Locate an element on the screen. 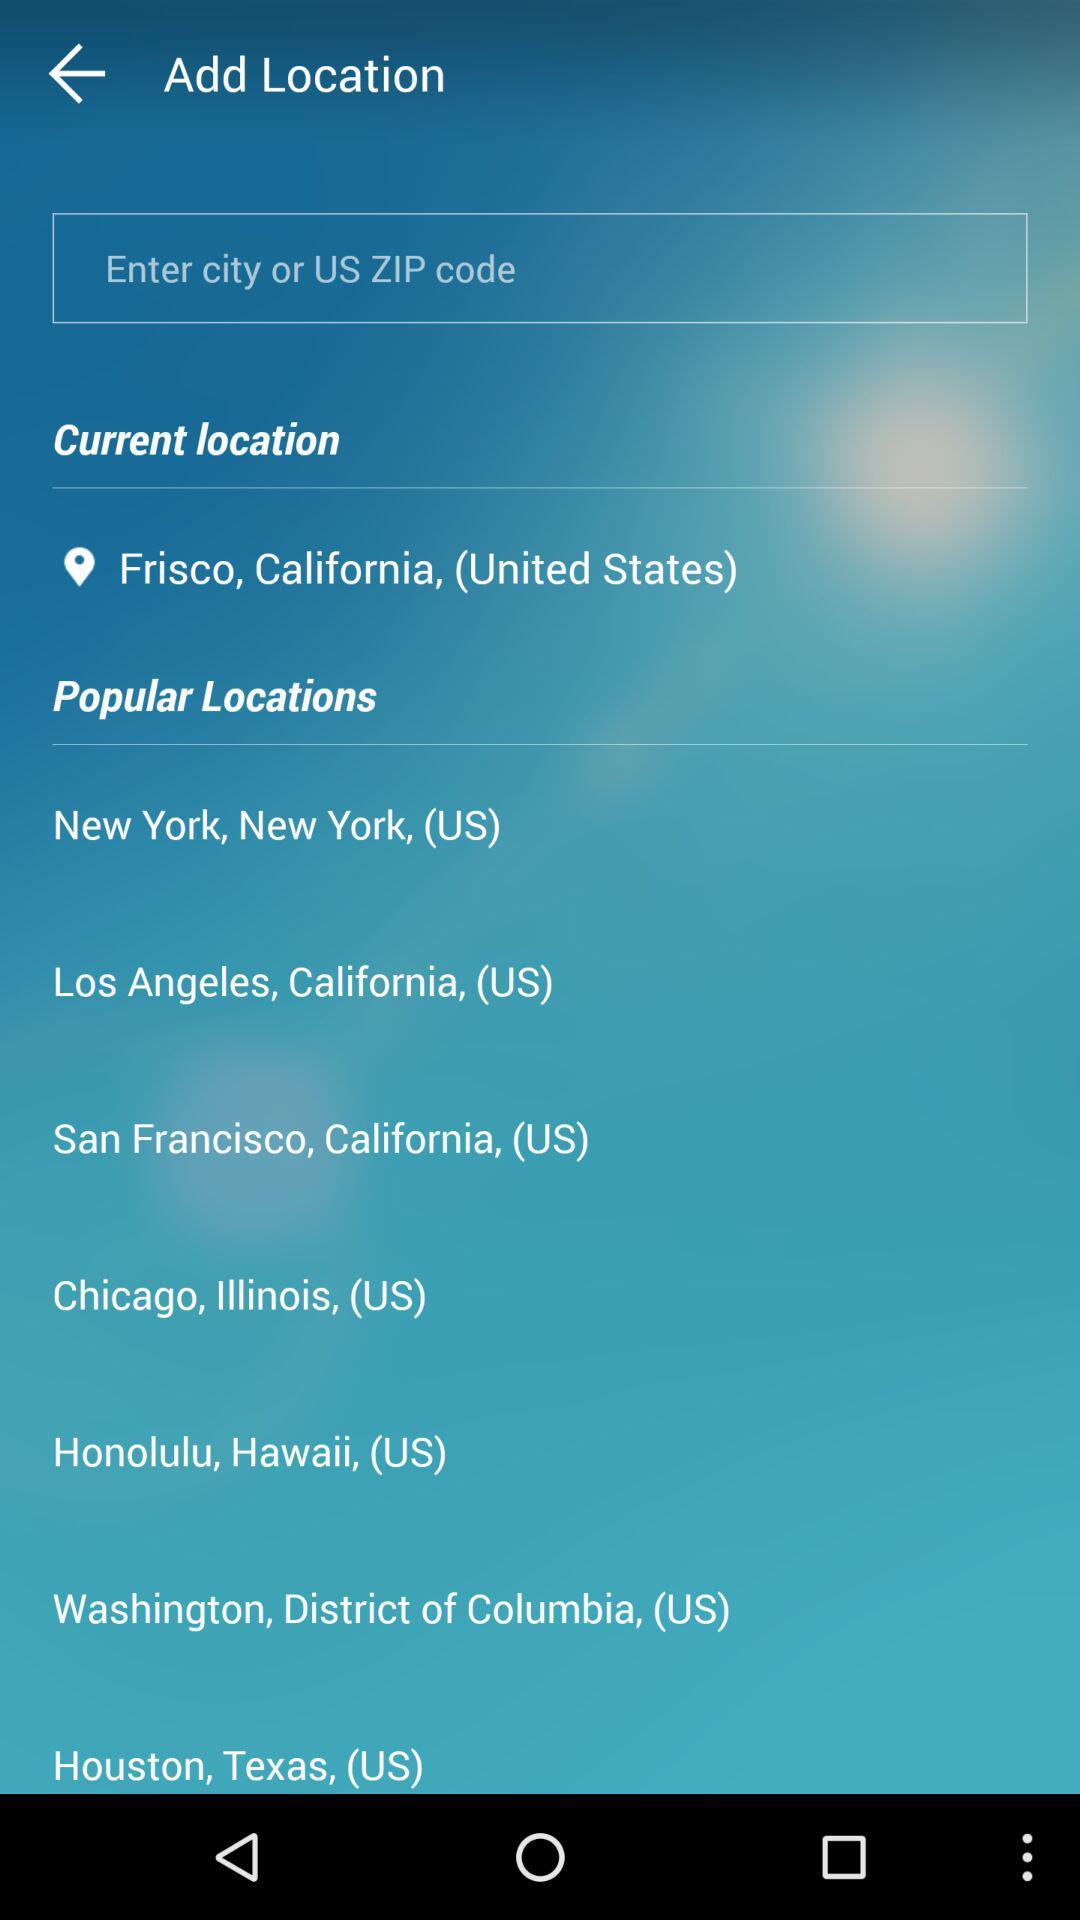 Image resolution: width=1080 pixels, height=1920 pixels. the honolulu, hawaii, (us) icon is located at coordinates (249, 1450).